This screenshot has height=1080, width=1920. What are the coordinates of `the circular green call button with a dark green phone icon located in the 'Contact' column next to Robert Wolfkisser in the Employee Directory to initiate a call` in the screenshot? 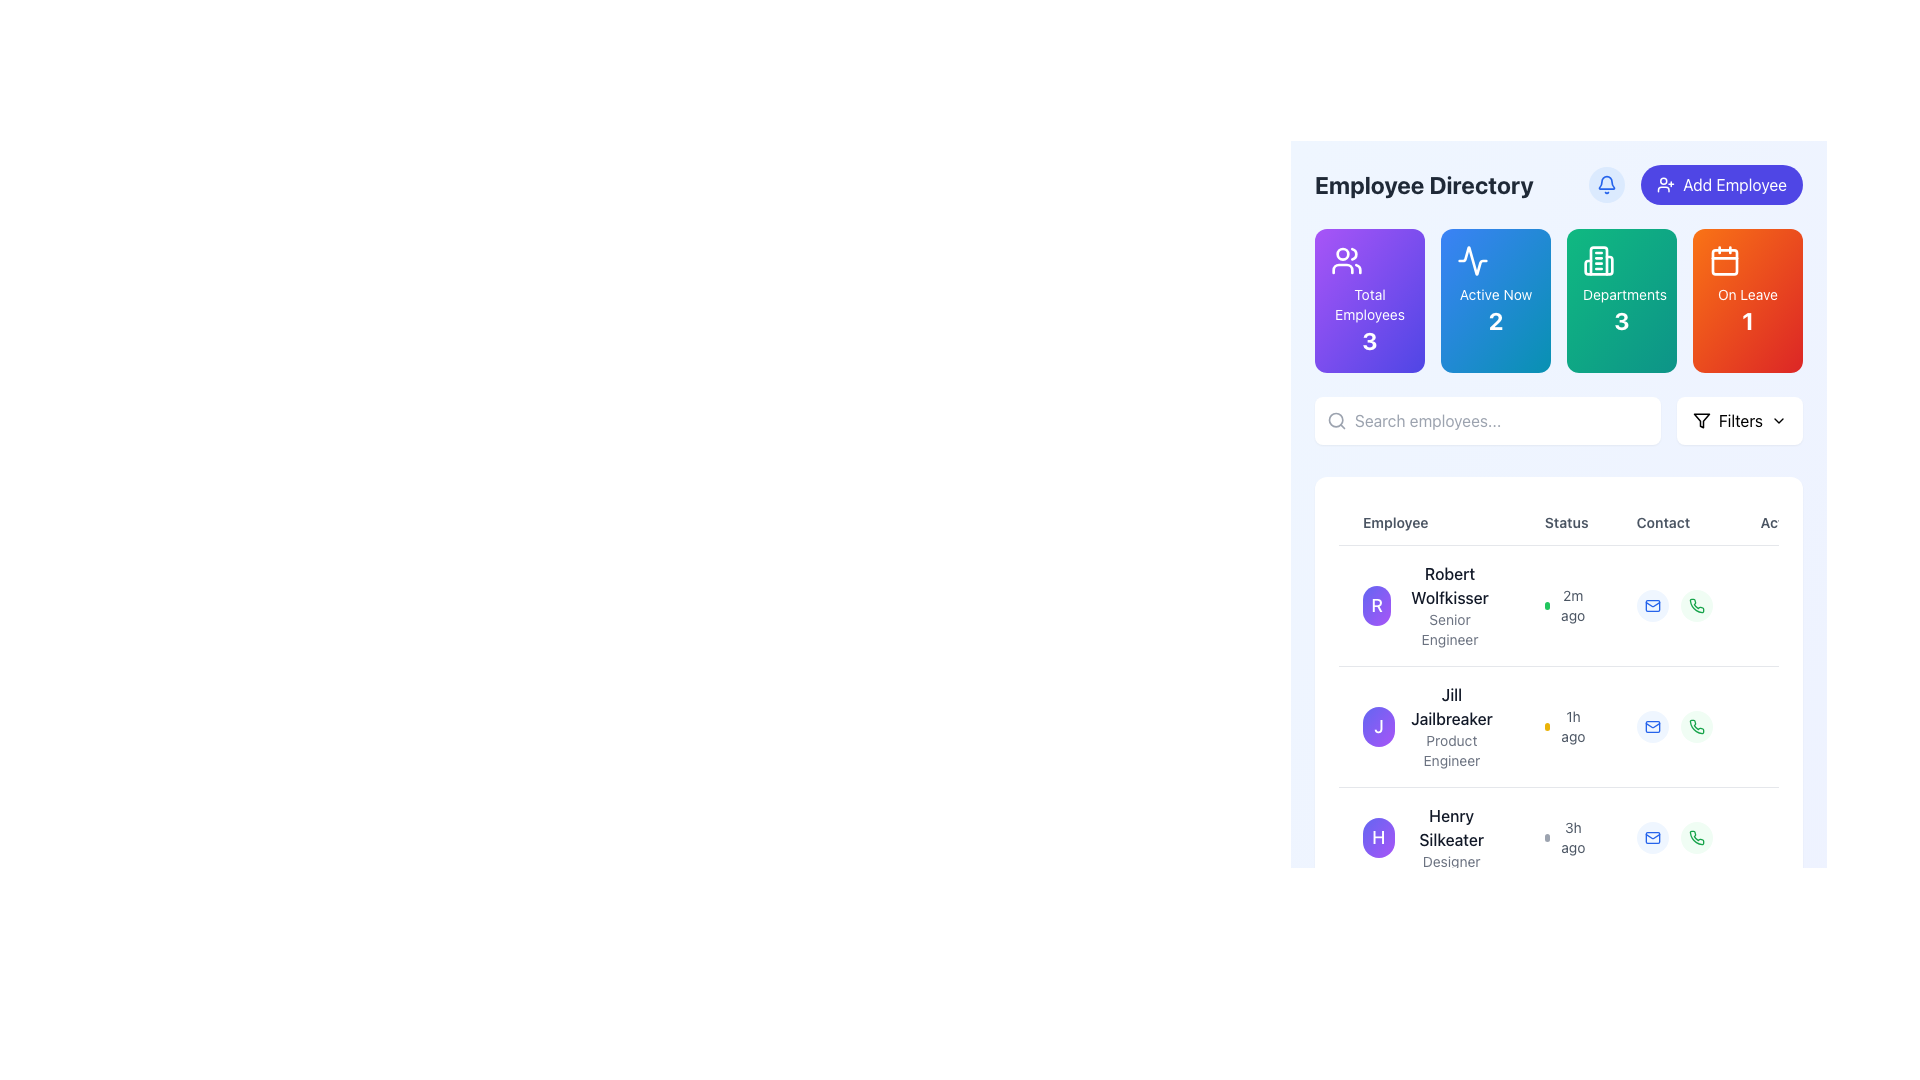 It's located at (1695, 604).